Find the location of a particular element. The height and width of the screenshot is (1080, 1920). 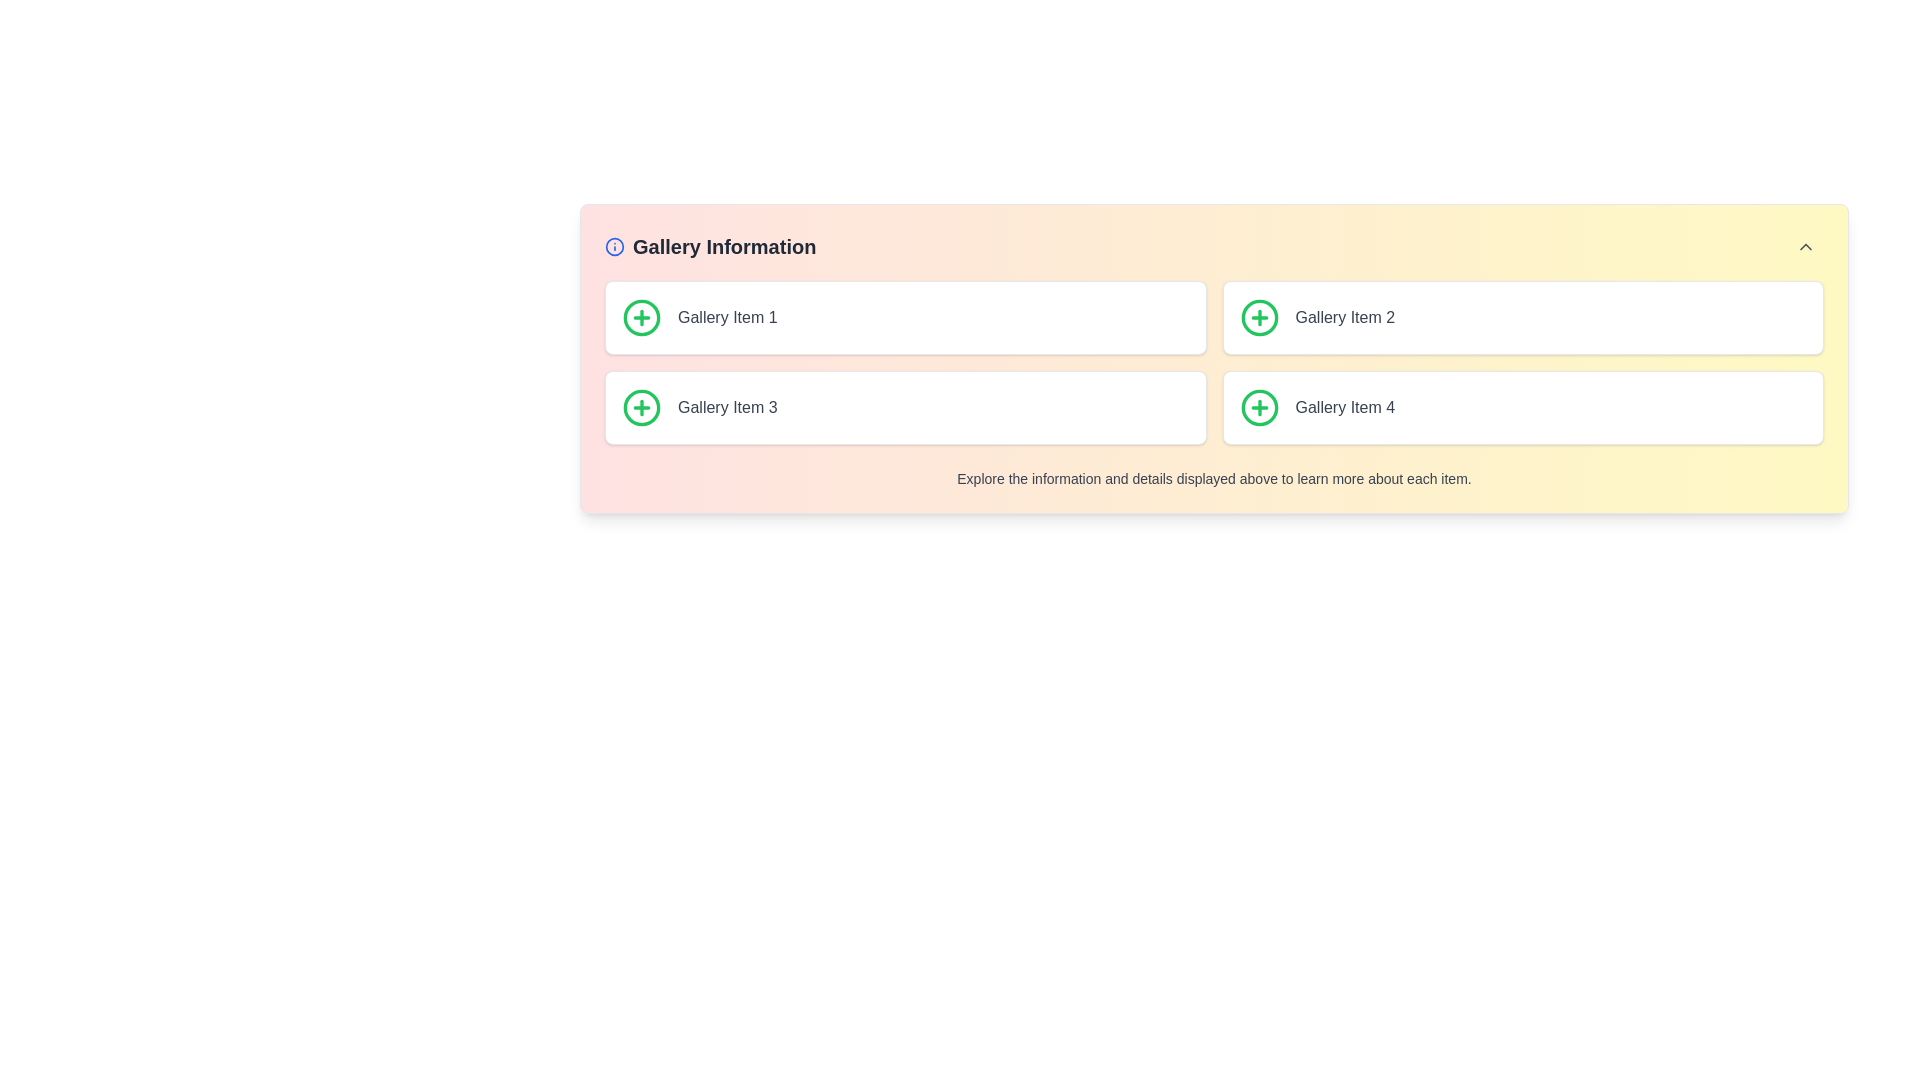

the circular icon with a green outline and white center, featuring a green plus sign, located next to 'Gallery Item 2' in the top-right section of the interface is located at coordinates (1258, 316).